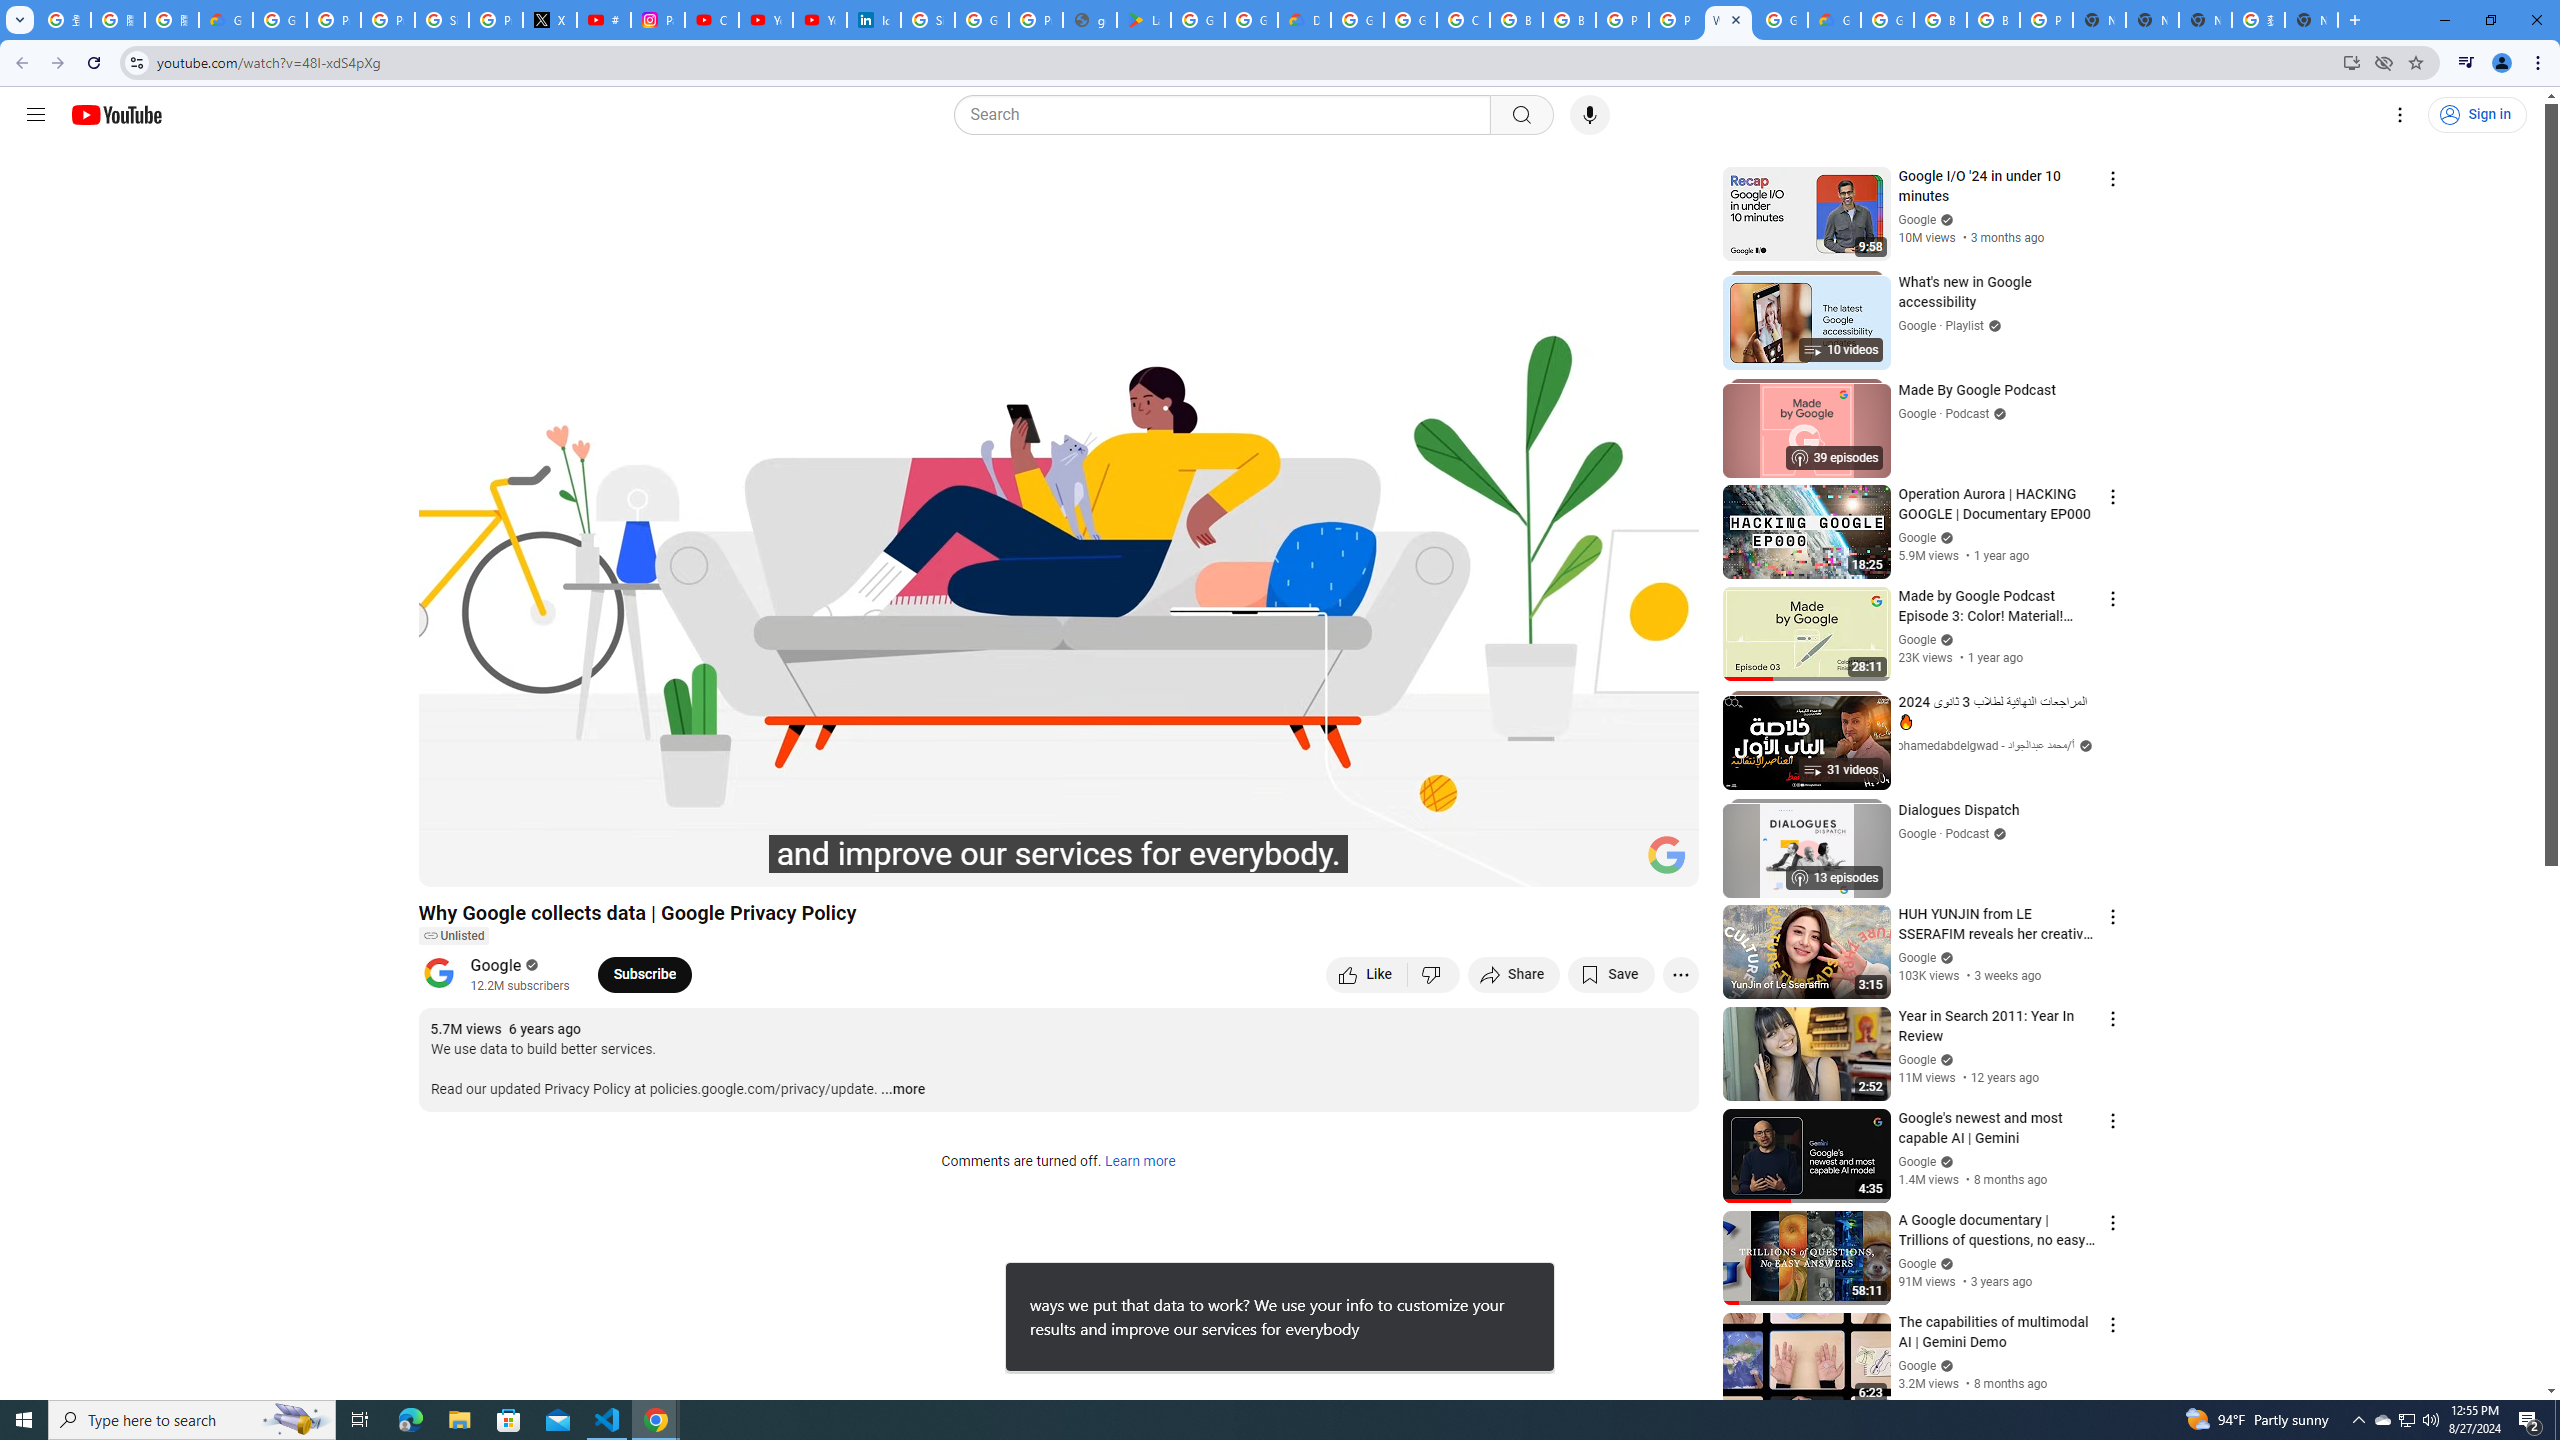 Image resolution: width=2560 pixels, height=1440 pixels. Describe the element at coordinates (388, 19) in the screenshot. I see `'Privacy Help Center - Policies Help'` at that location.